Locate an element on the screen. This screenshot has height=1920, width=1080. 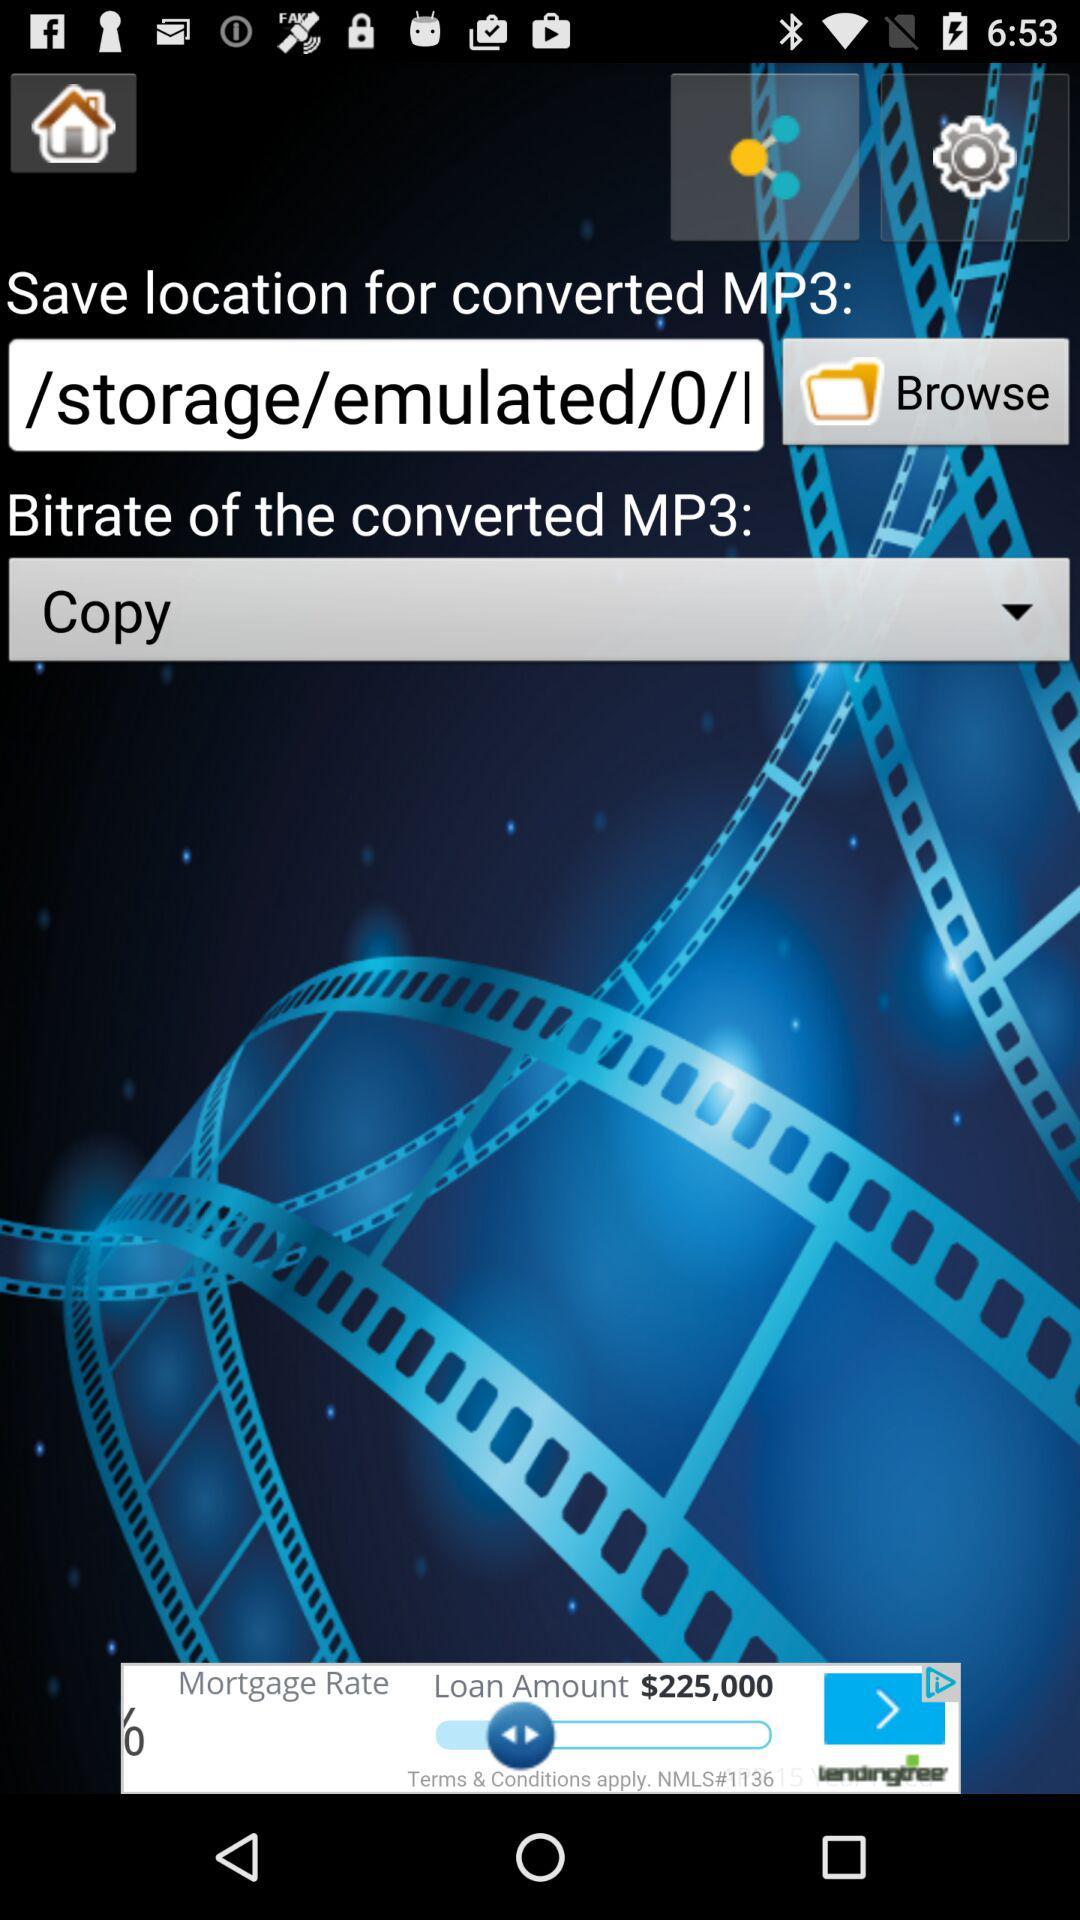
parameter button is located at coordinates (974, 156).